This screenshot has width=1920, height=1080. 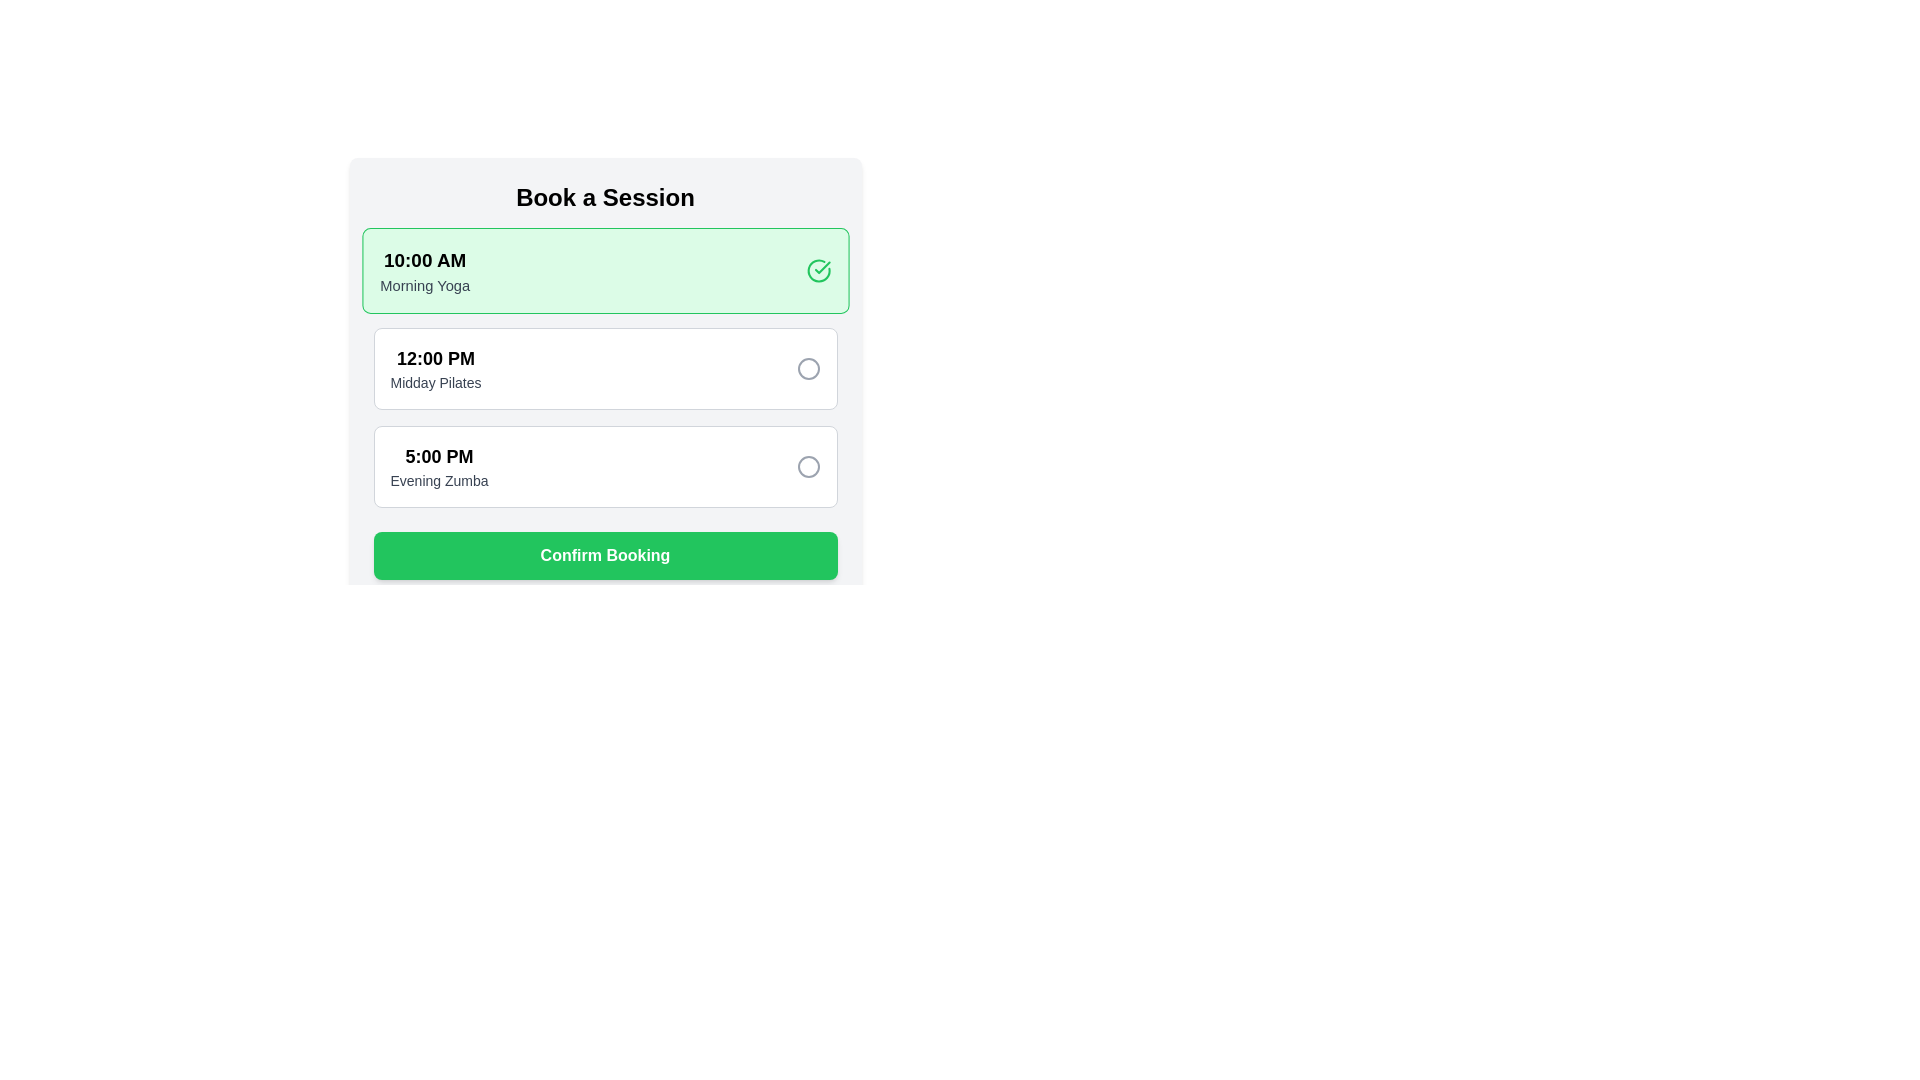 What do you see at coordinates (435, 382) in the screenshot?
I see `the text block describing the scheduled activity or session located below the '12:00 PM' text in the 'Book a Session' list for the second session option` at bounding box center [435, 382].